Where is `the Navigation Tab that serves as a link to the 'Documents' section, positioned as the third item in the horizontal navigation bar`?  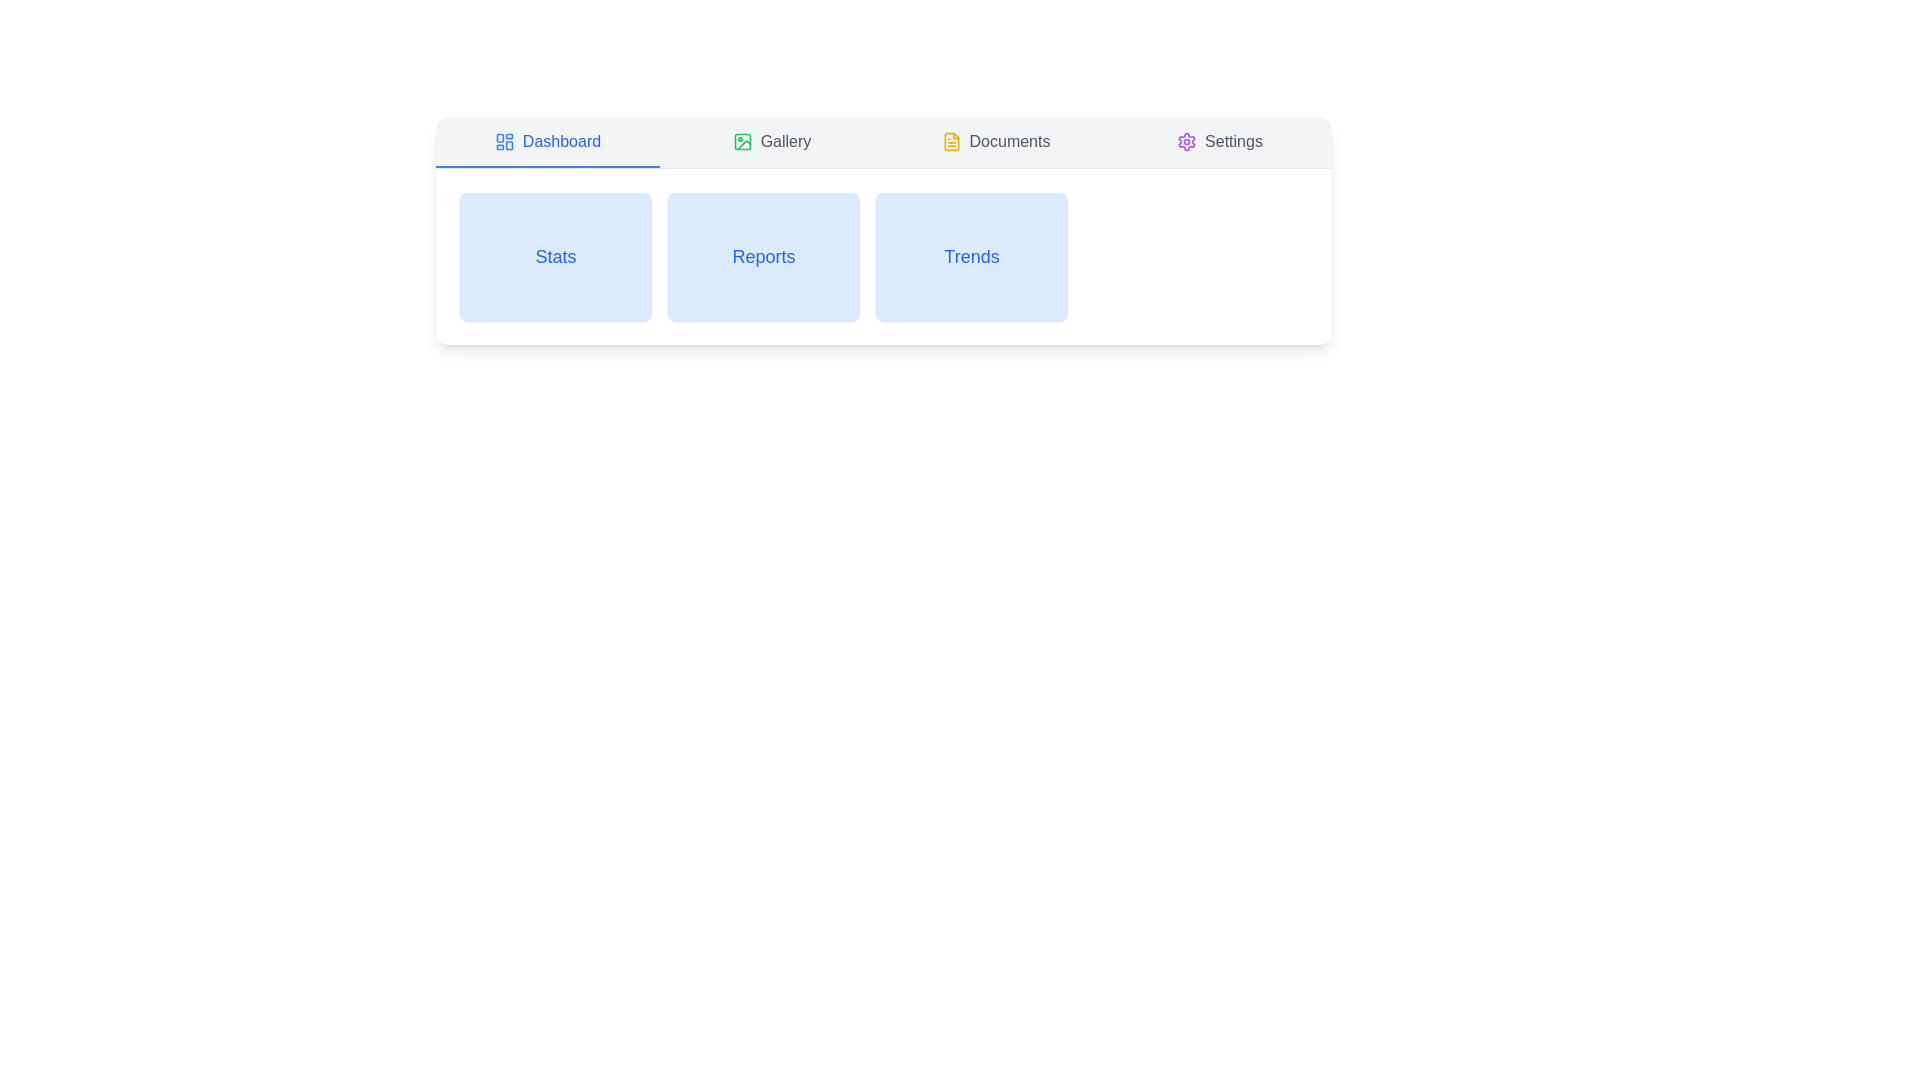 the Navigation Tab that serves as a link to the 'Documents' section, positioned as the third item in the horizontal navigation bar is located at coordinates (996, 141).